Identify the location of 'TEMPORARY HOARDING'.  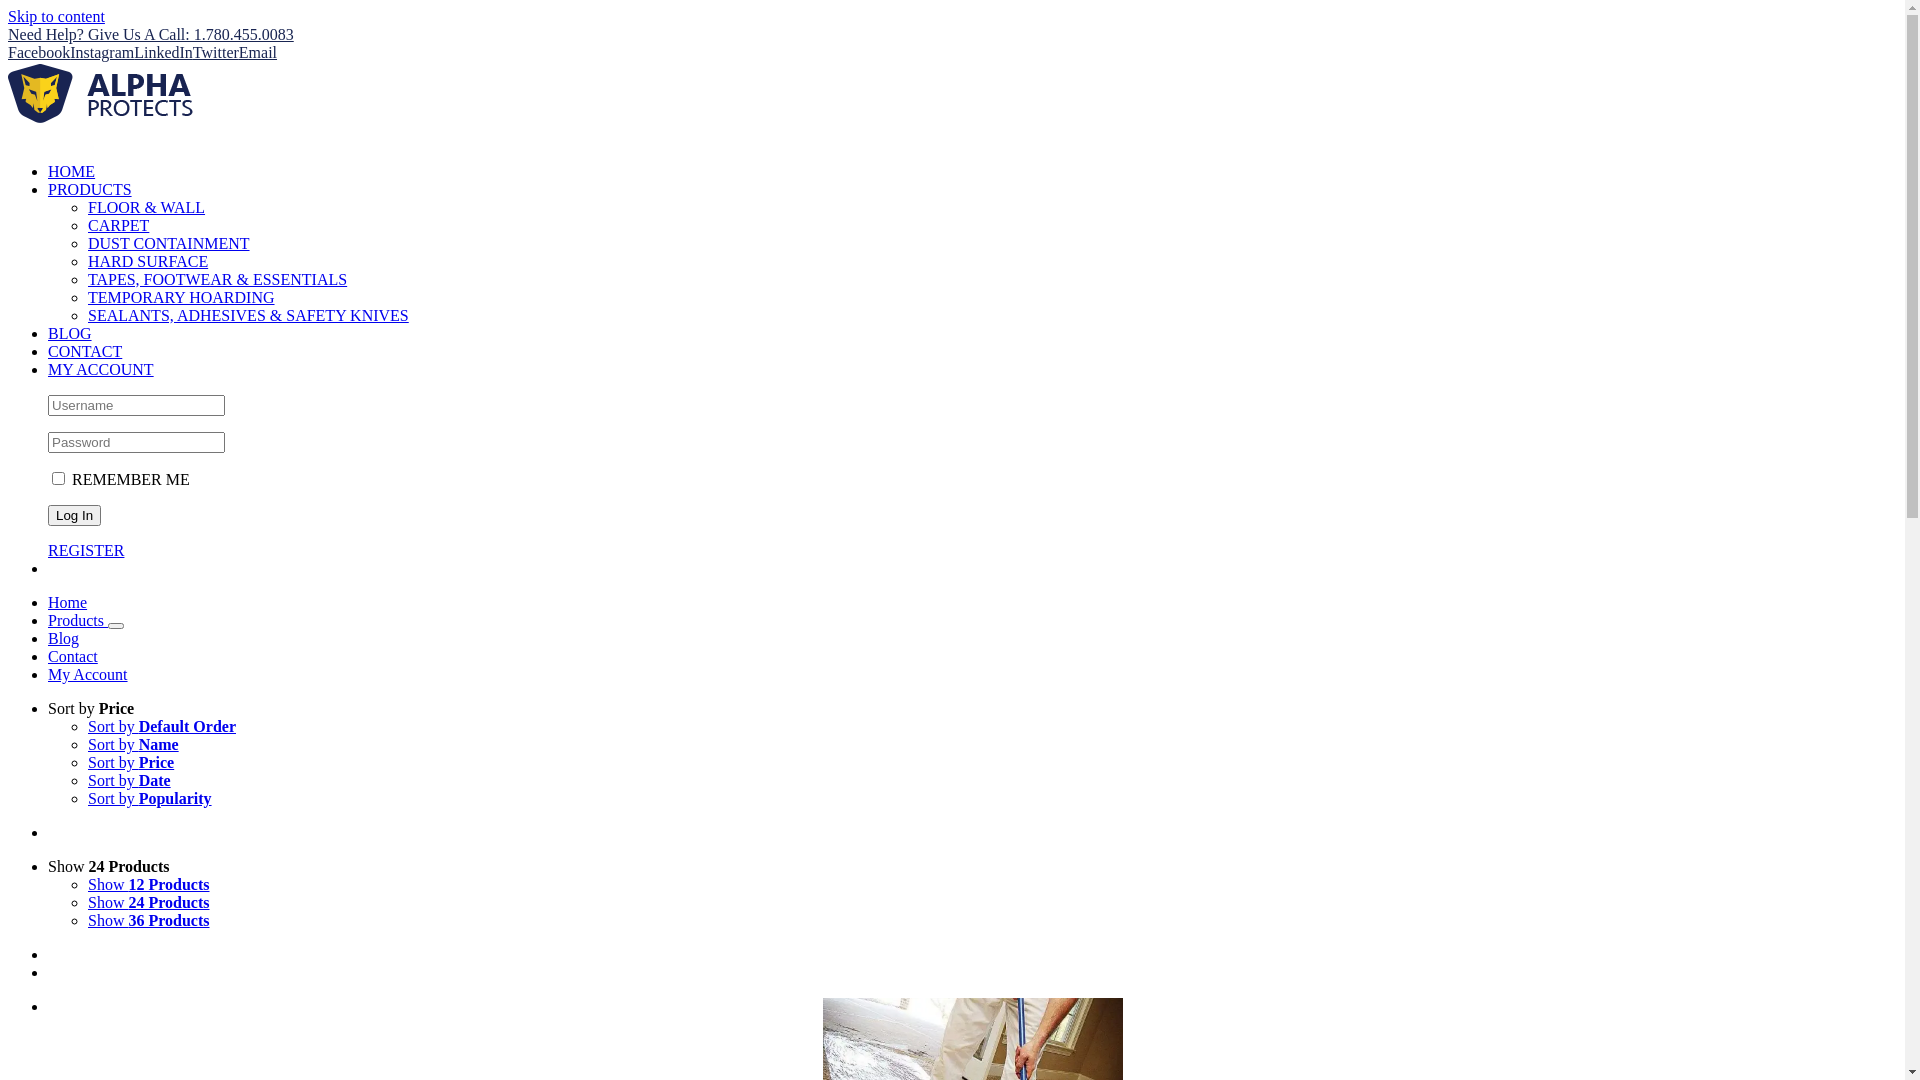
(181, 297).